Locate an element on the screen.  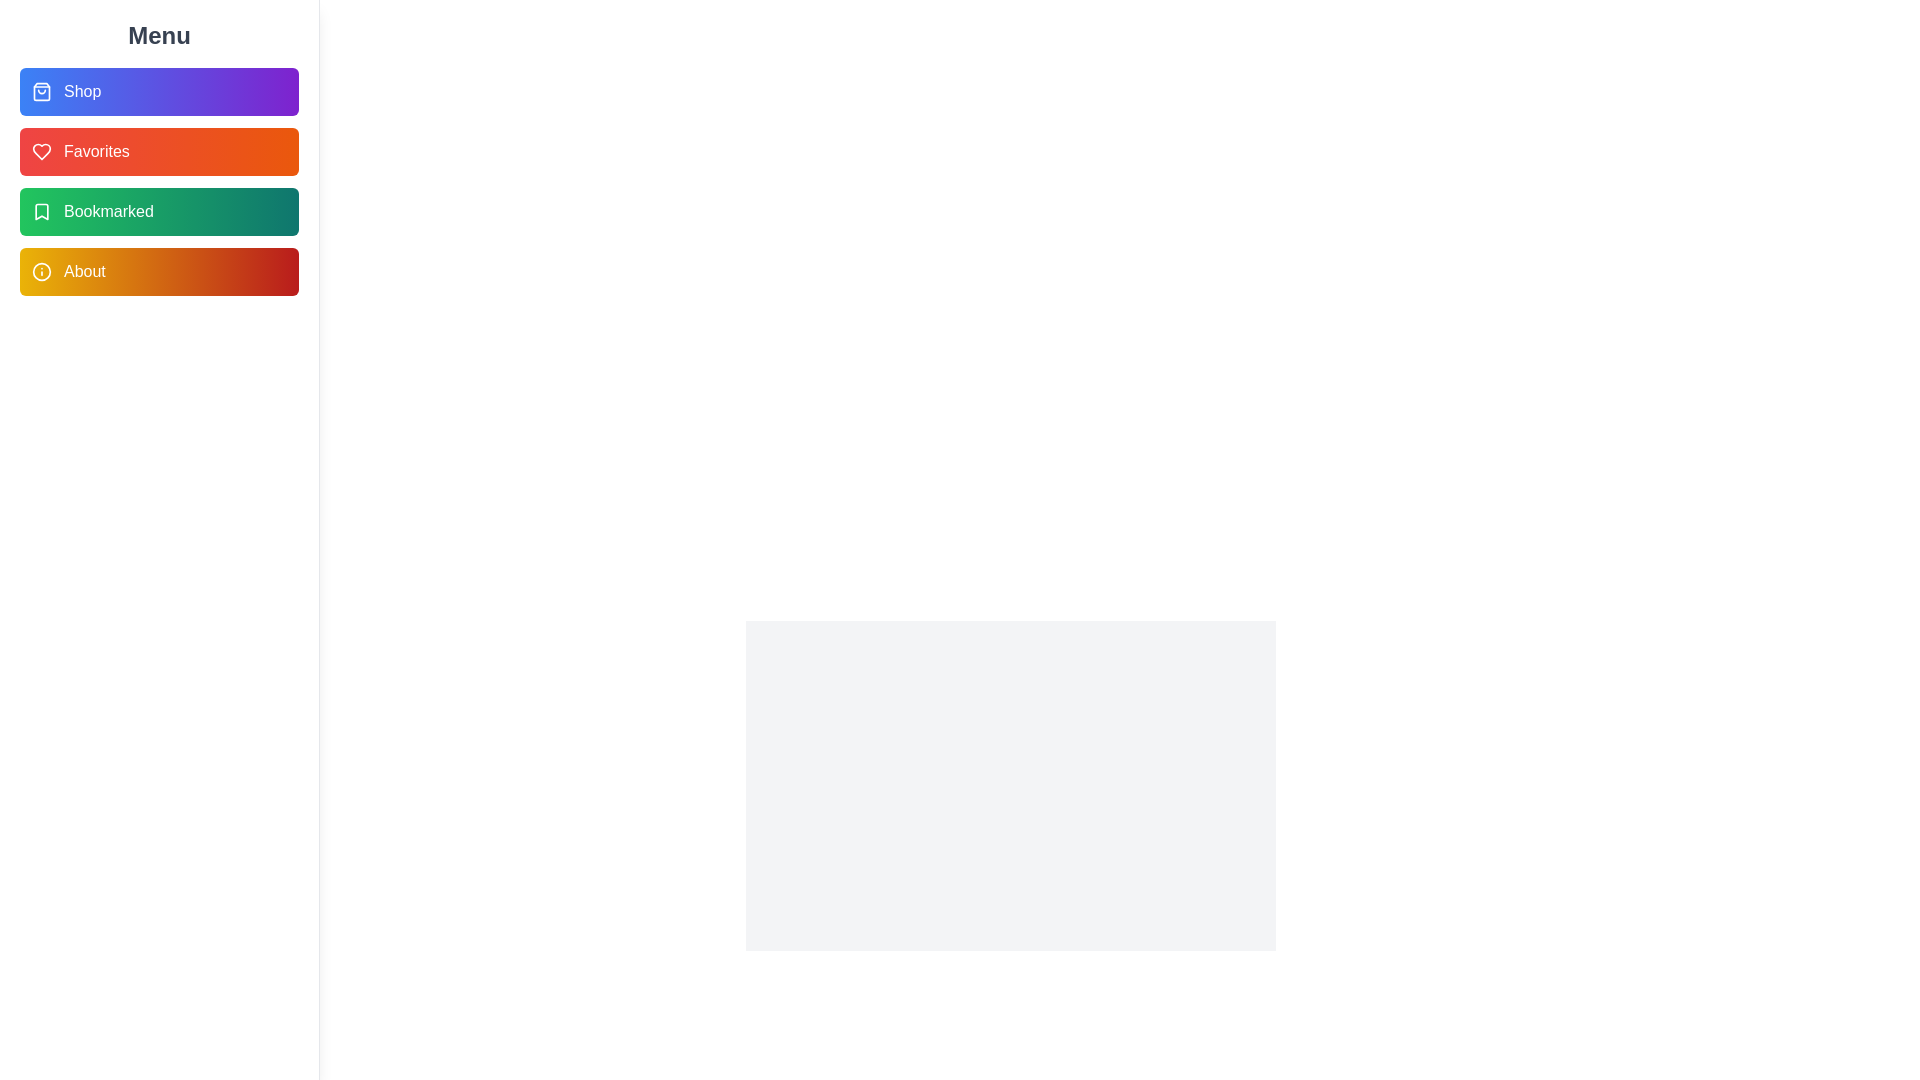
the menu item Shop to observe its hover effect is located at coordinates (158, 92).